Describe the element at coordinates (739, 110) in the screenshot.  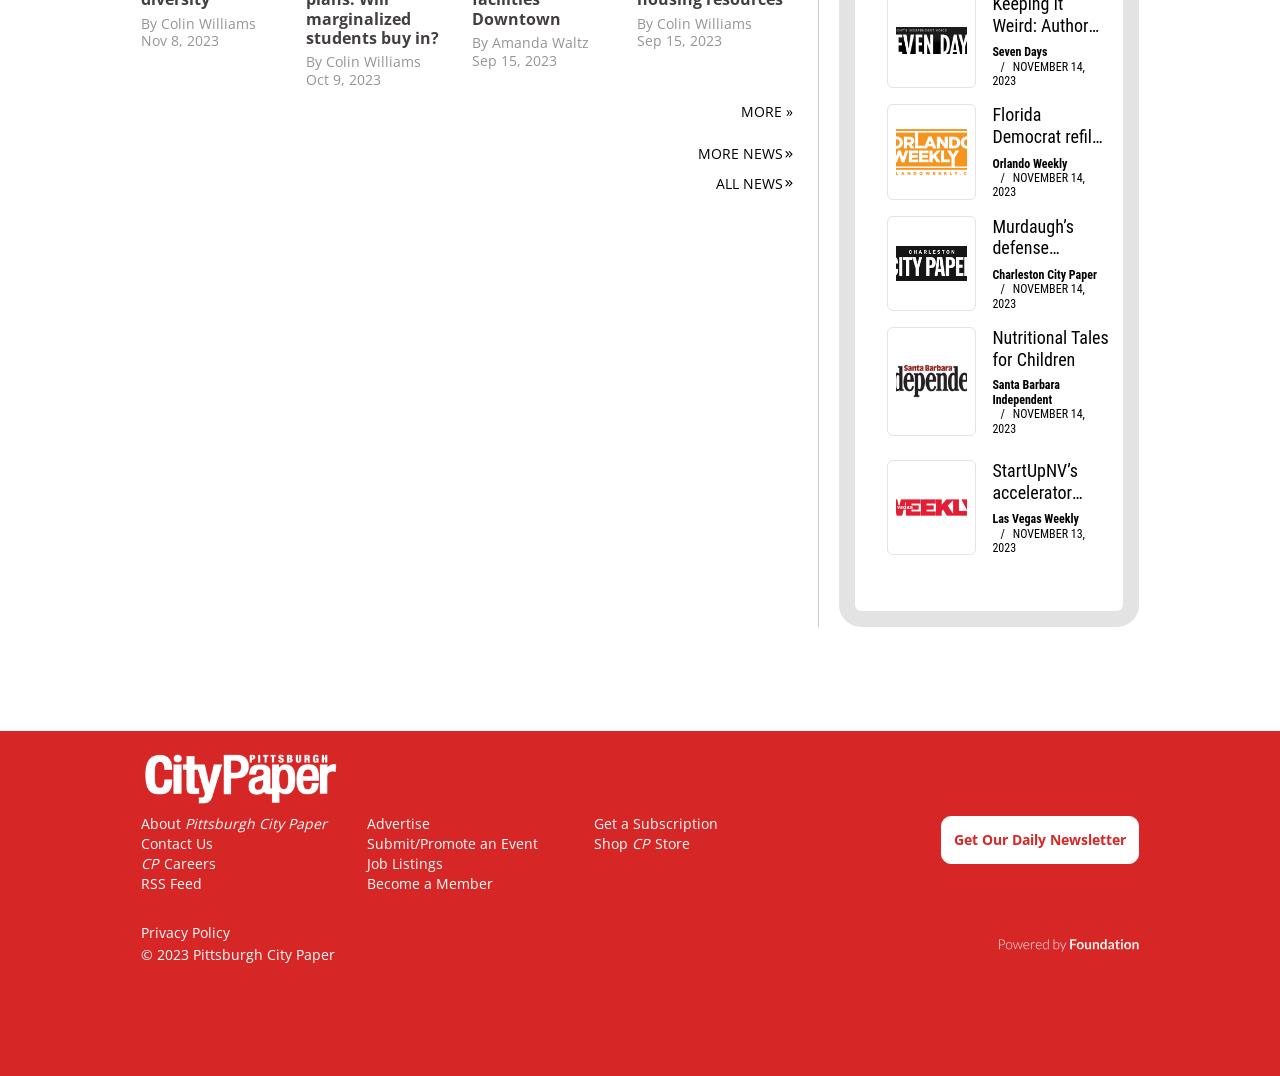
I see `'More »'` at that location.